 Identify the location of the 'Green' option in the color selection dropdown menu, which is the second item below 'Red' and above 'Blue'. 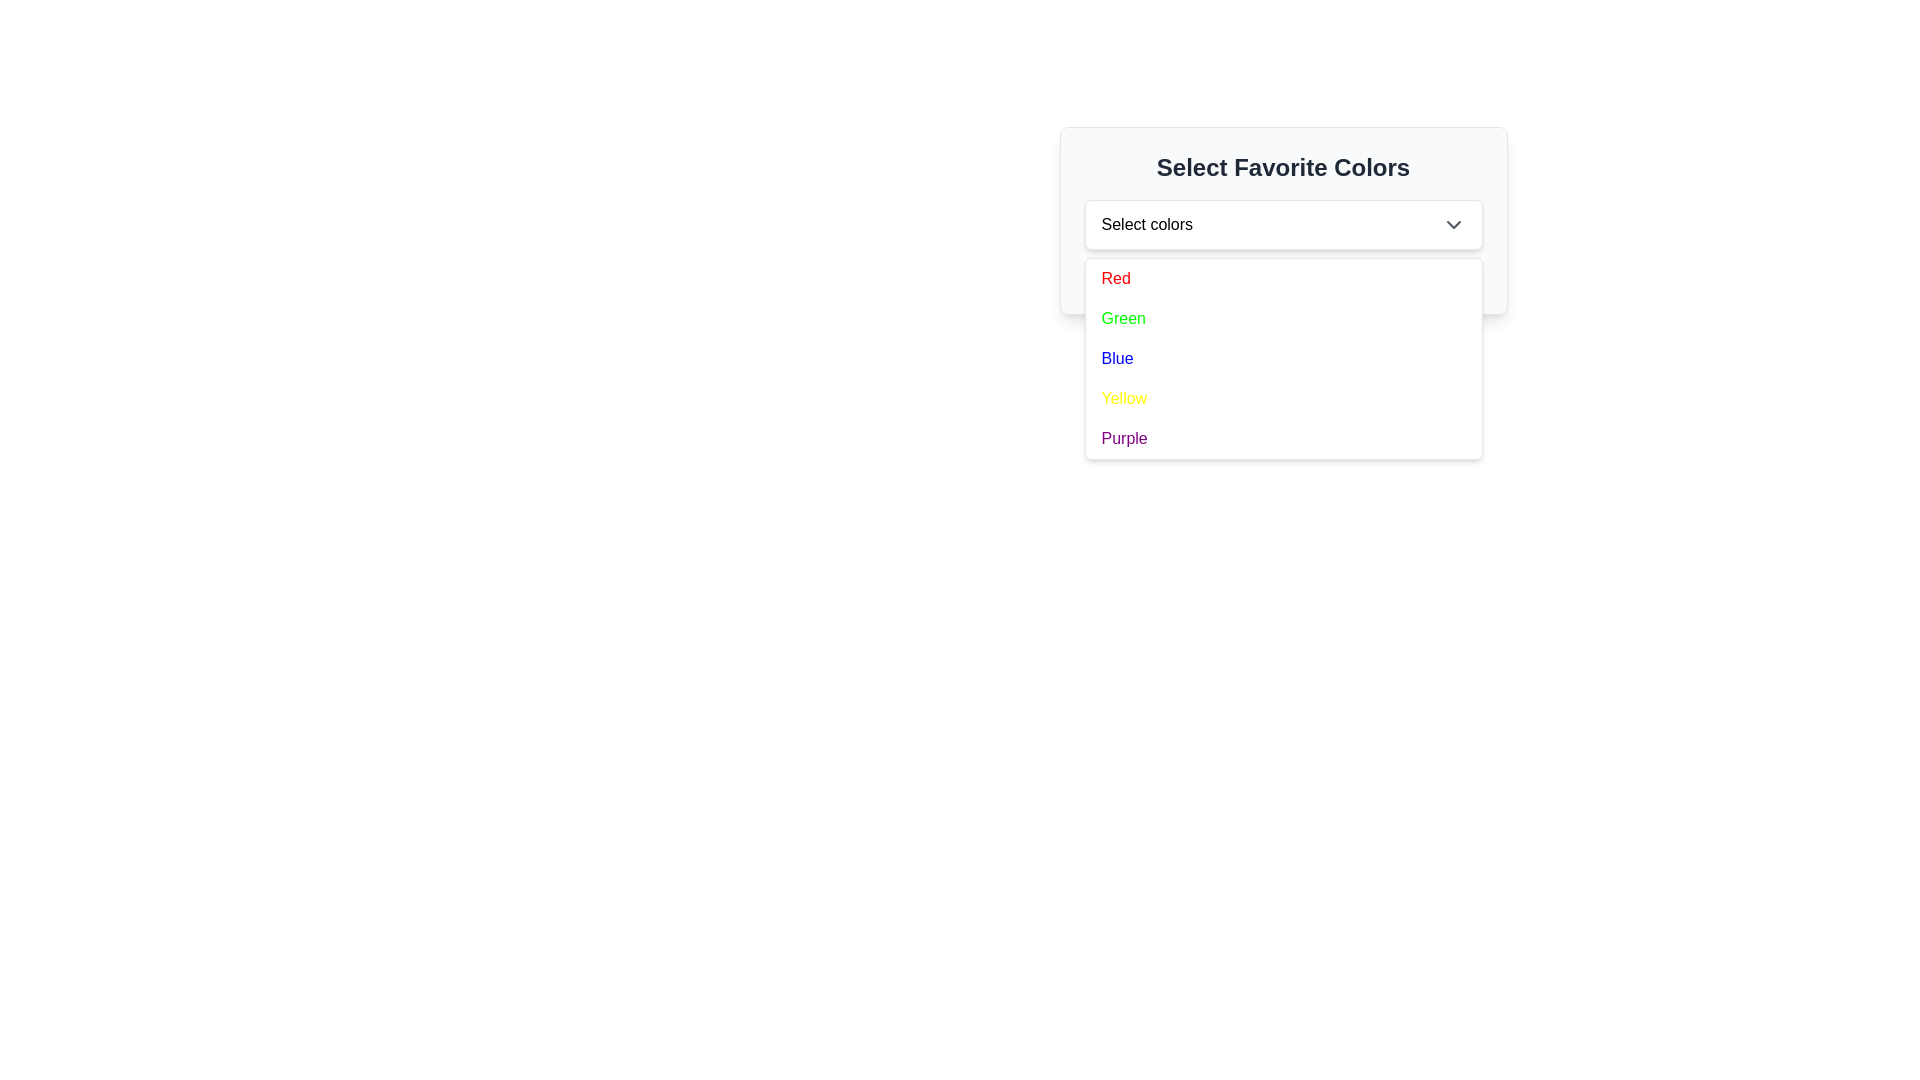
(1123, 318).